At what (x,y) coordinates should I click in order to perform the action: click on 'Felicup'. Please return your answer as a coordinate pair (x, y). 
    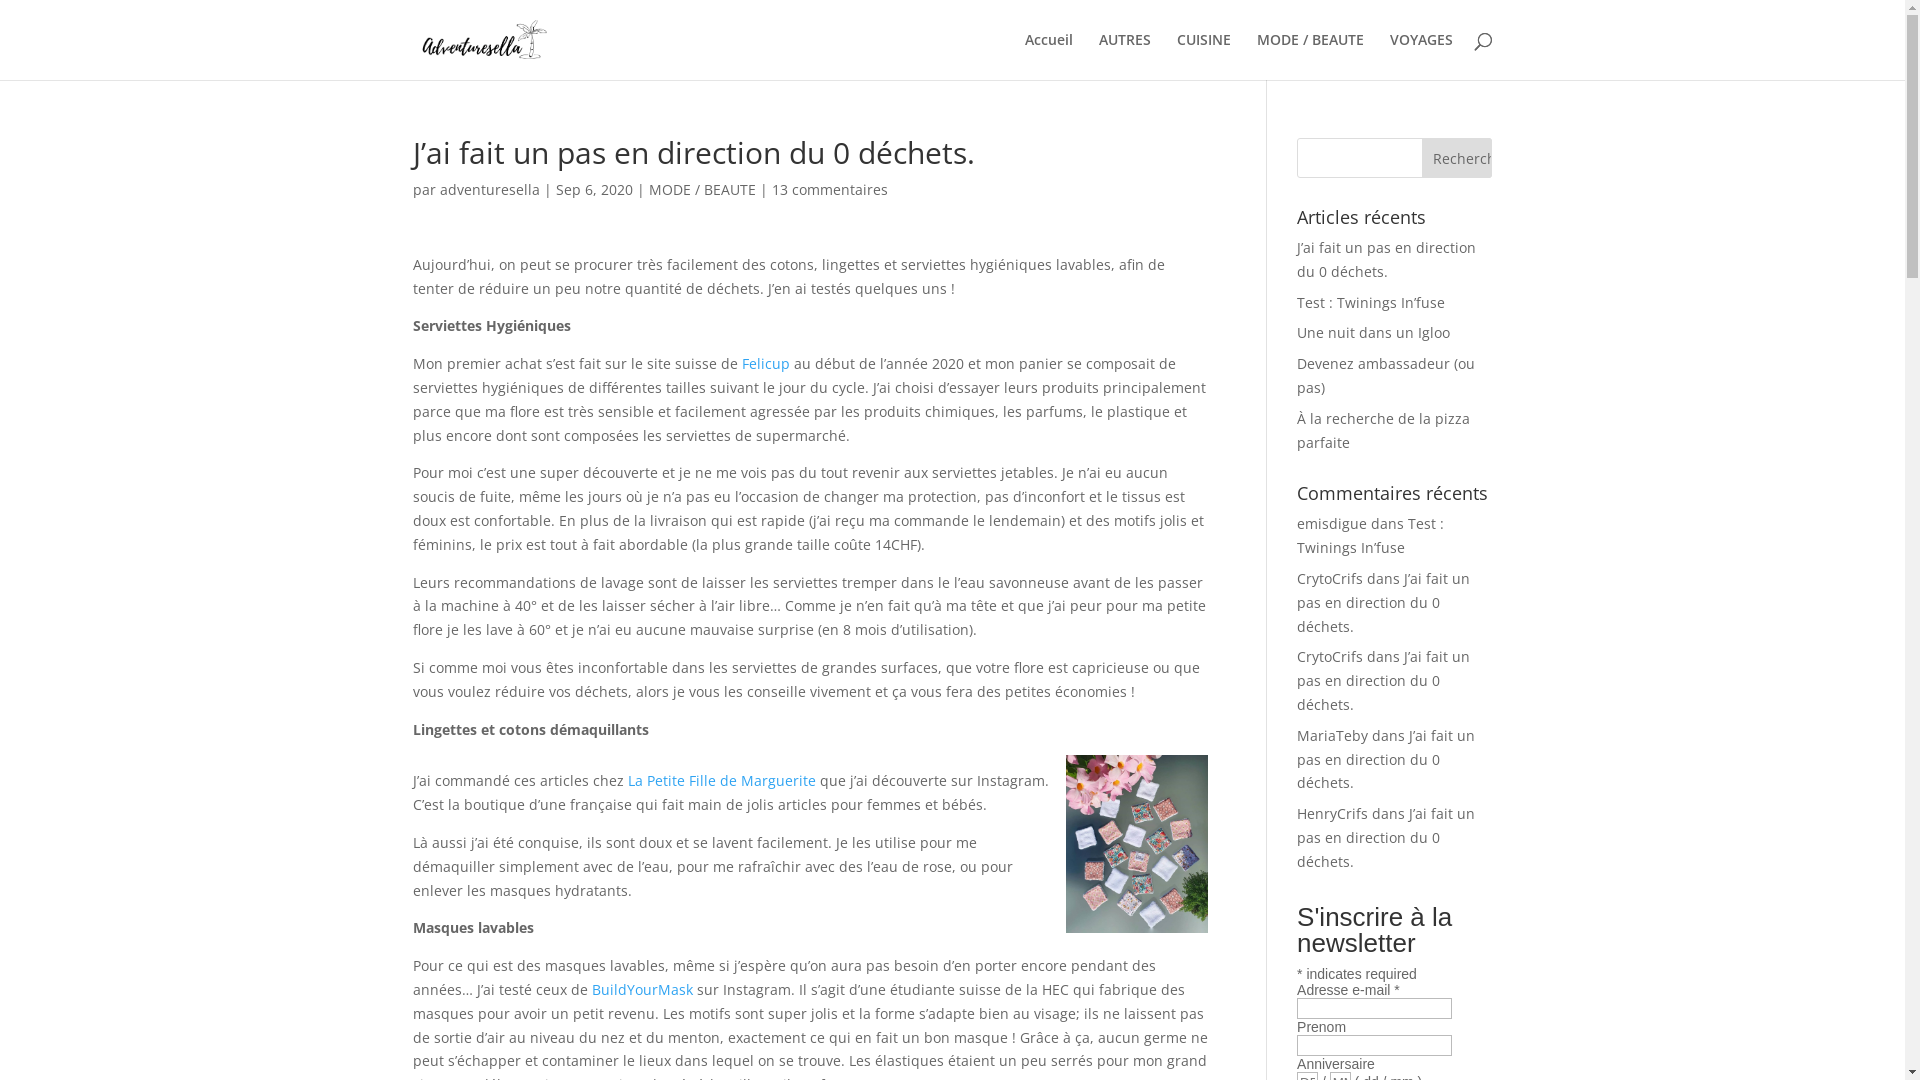
    Looking at the image, I should click on (765, 363).